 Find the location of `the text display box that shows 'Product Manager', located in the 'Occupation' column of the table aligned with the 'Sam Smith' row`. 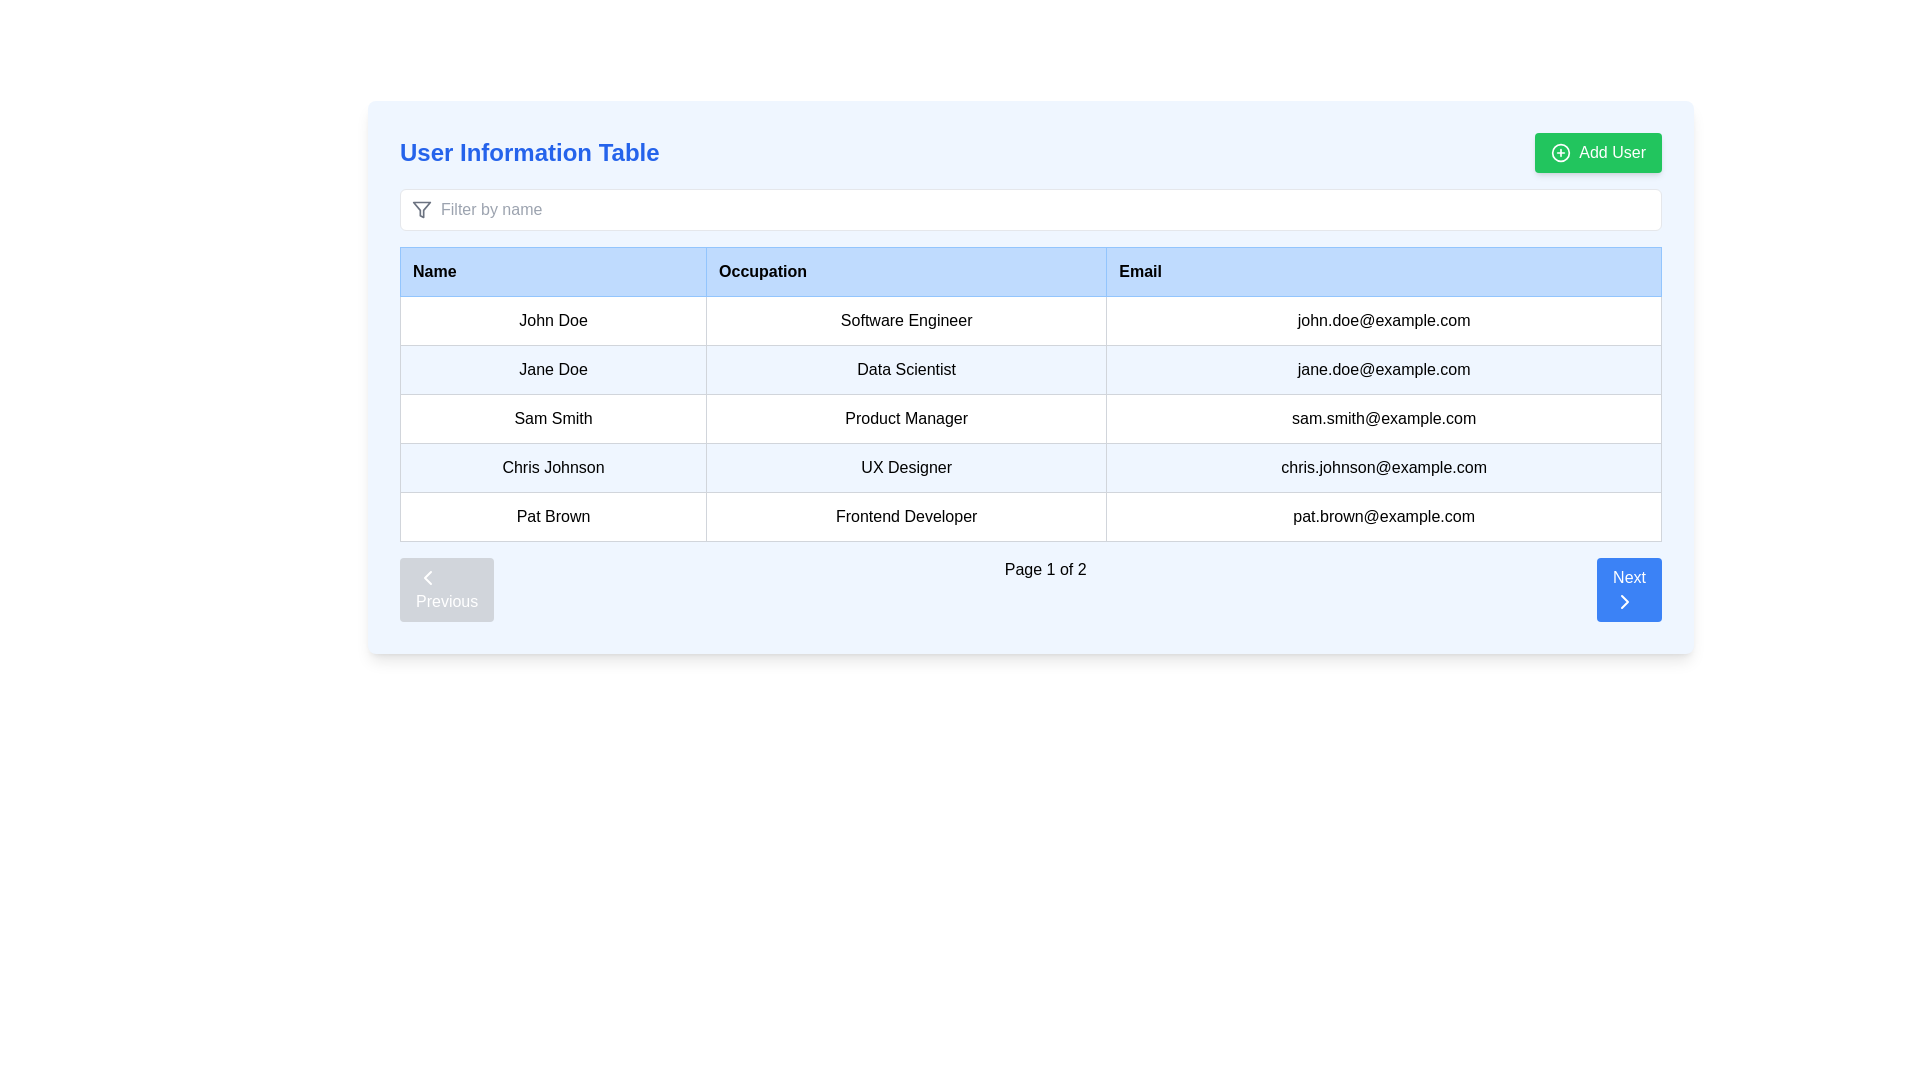

the text display box that shows 'Product Manager', located in the 'Occupation' column of the table aligned with the 'Sam Smith' row is located at coordinates (905, 418).